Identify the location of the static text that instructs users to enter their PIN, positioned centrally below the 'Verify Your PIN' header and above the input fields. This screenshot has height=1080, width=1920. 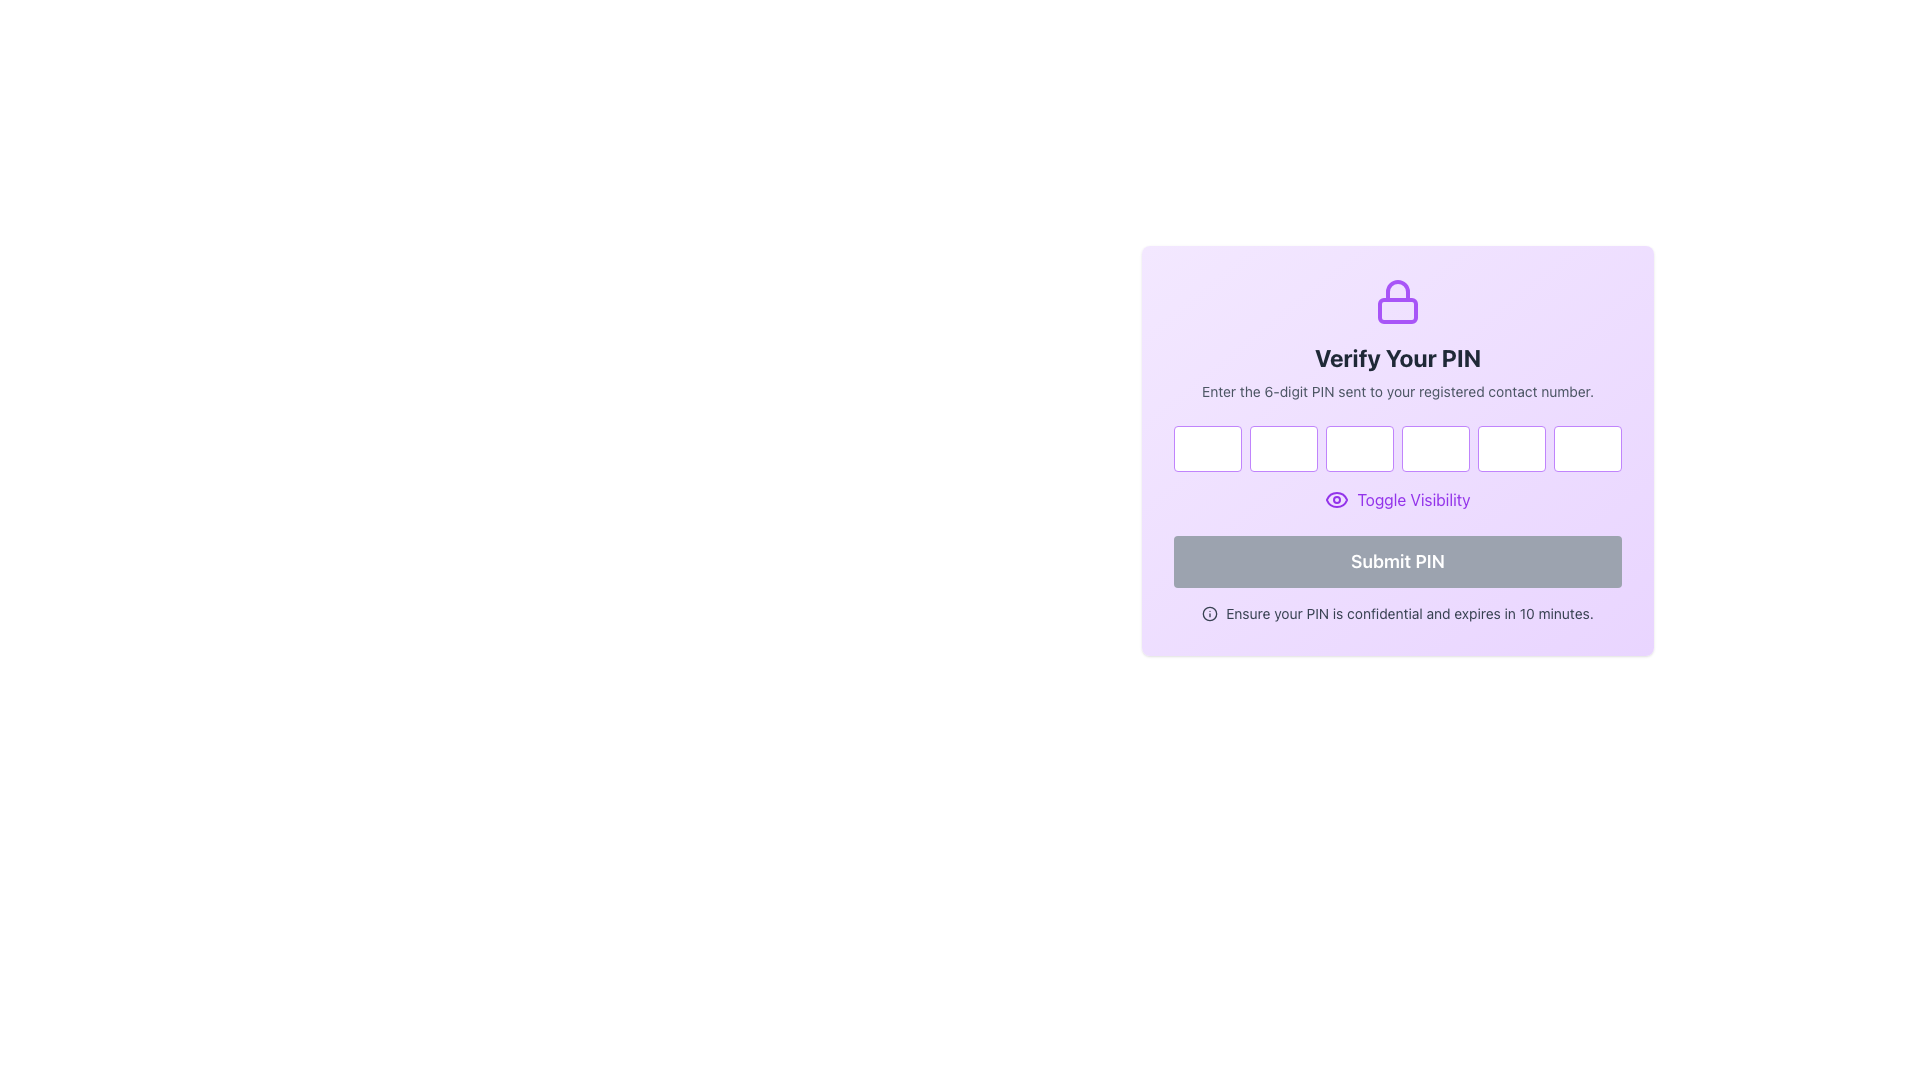
(1396, 392).